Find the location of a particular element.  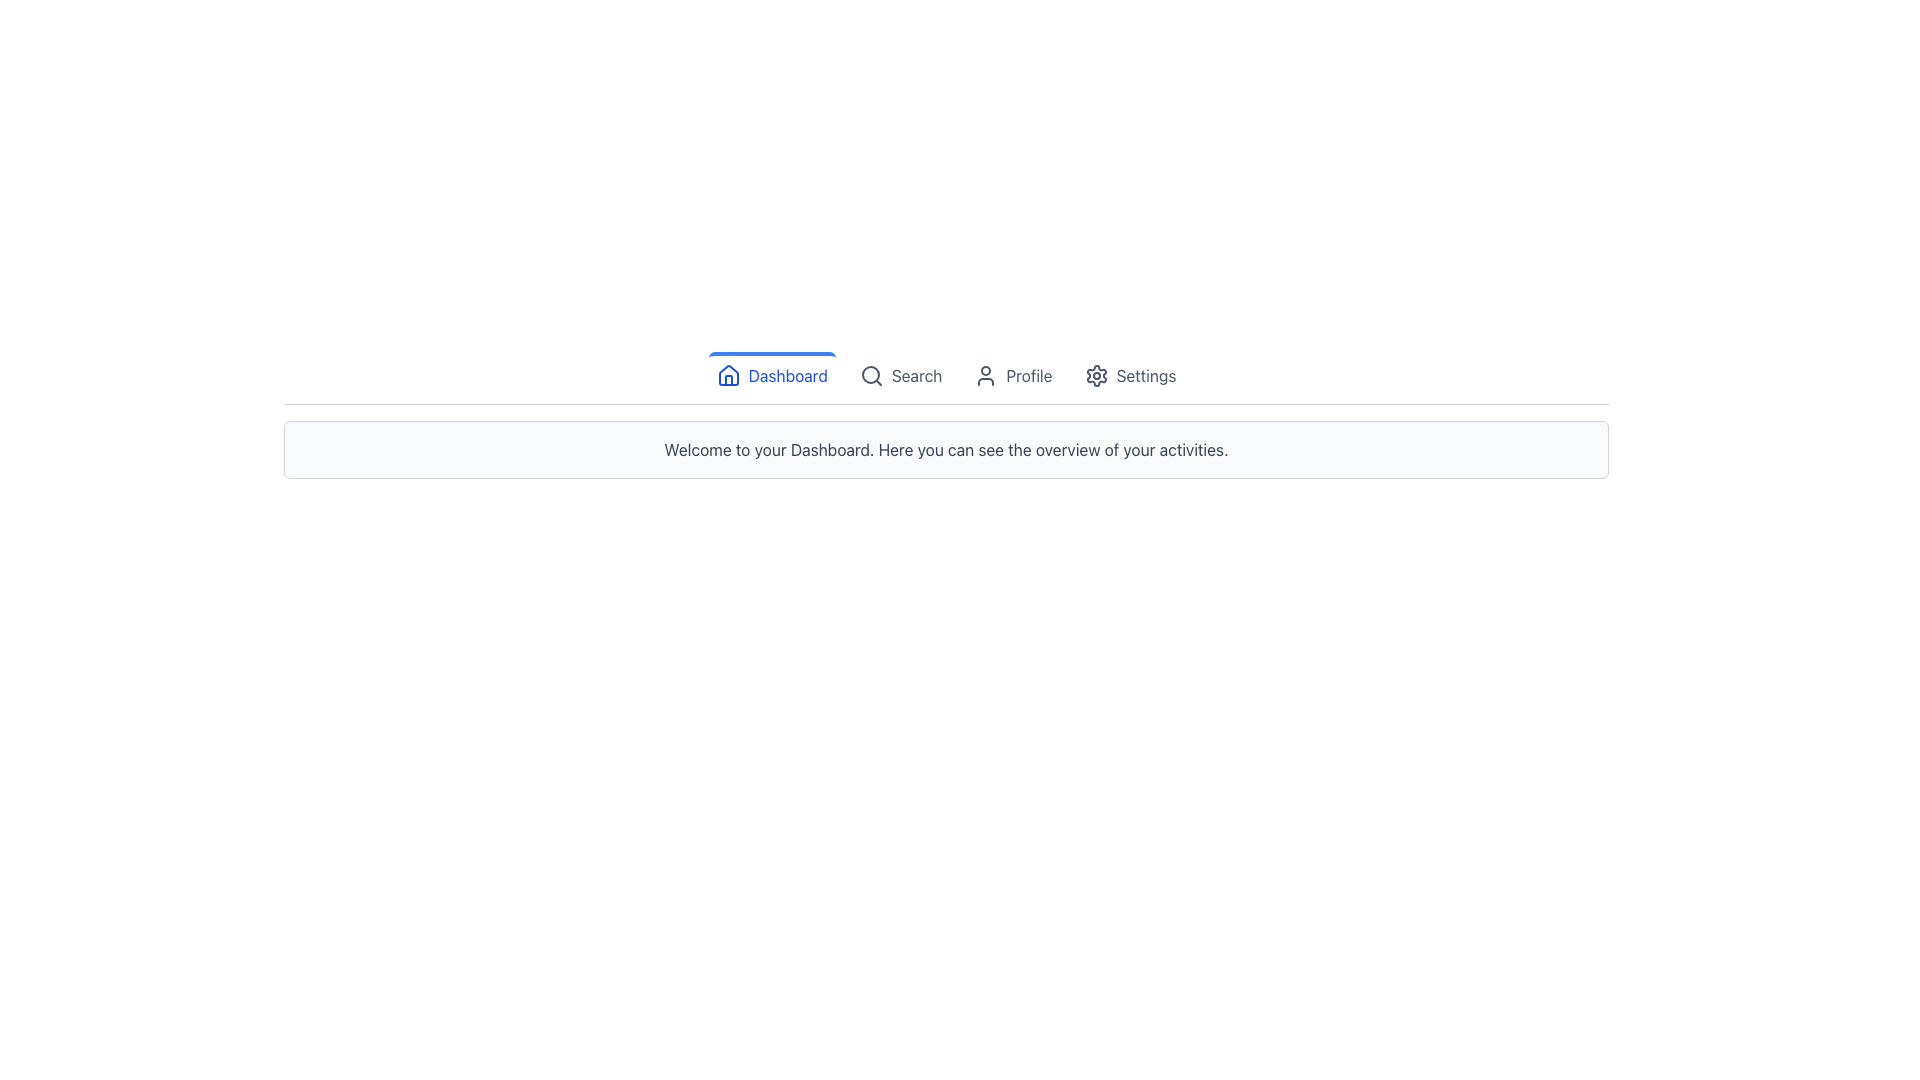

the 'Dashboard' text label in the top navigation bar is located at coordinates (787, 375).